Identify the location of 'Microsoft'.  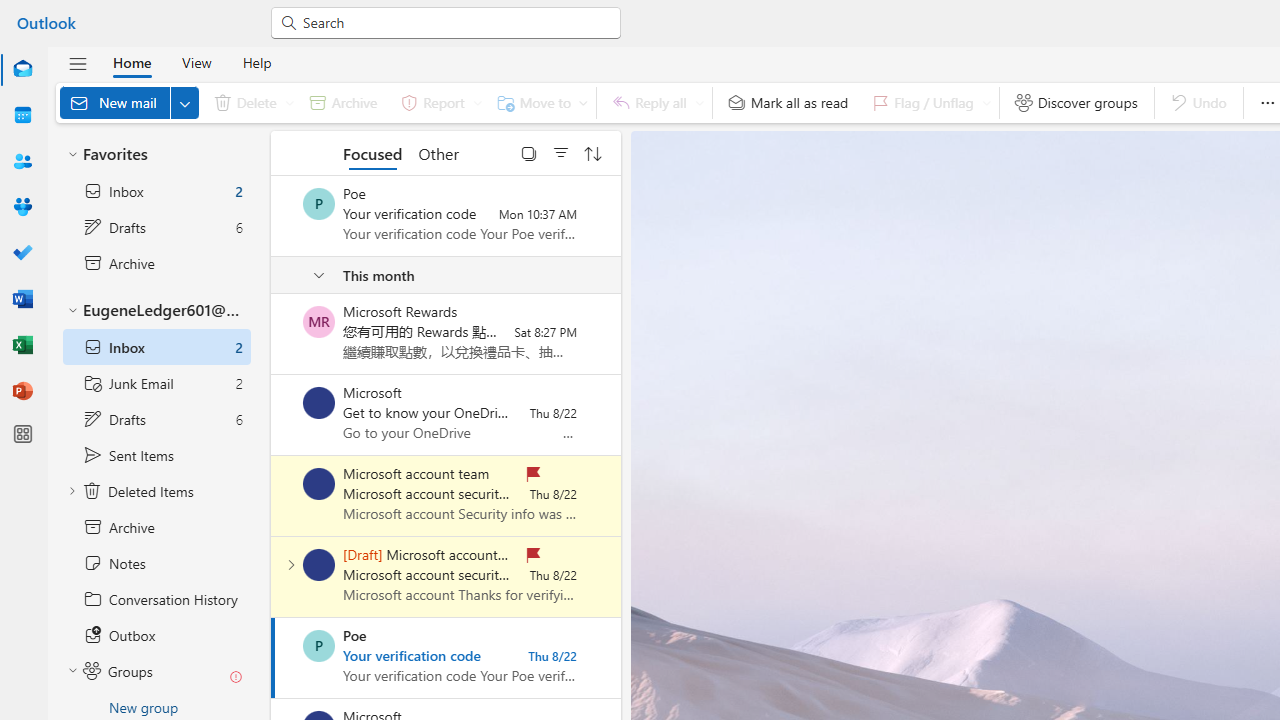
(318, 403).